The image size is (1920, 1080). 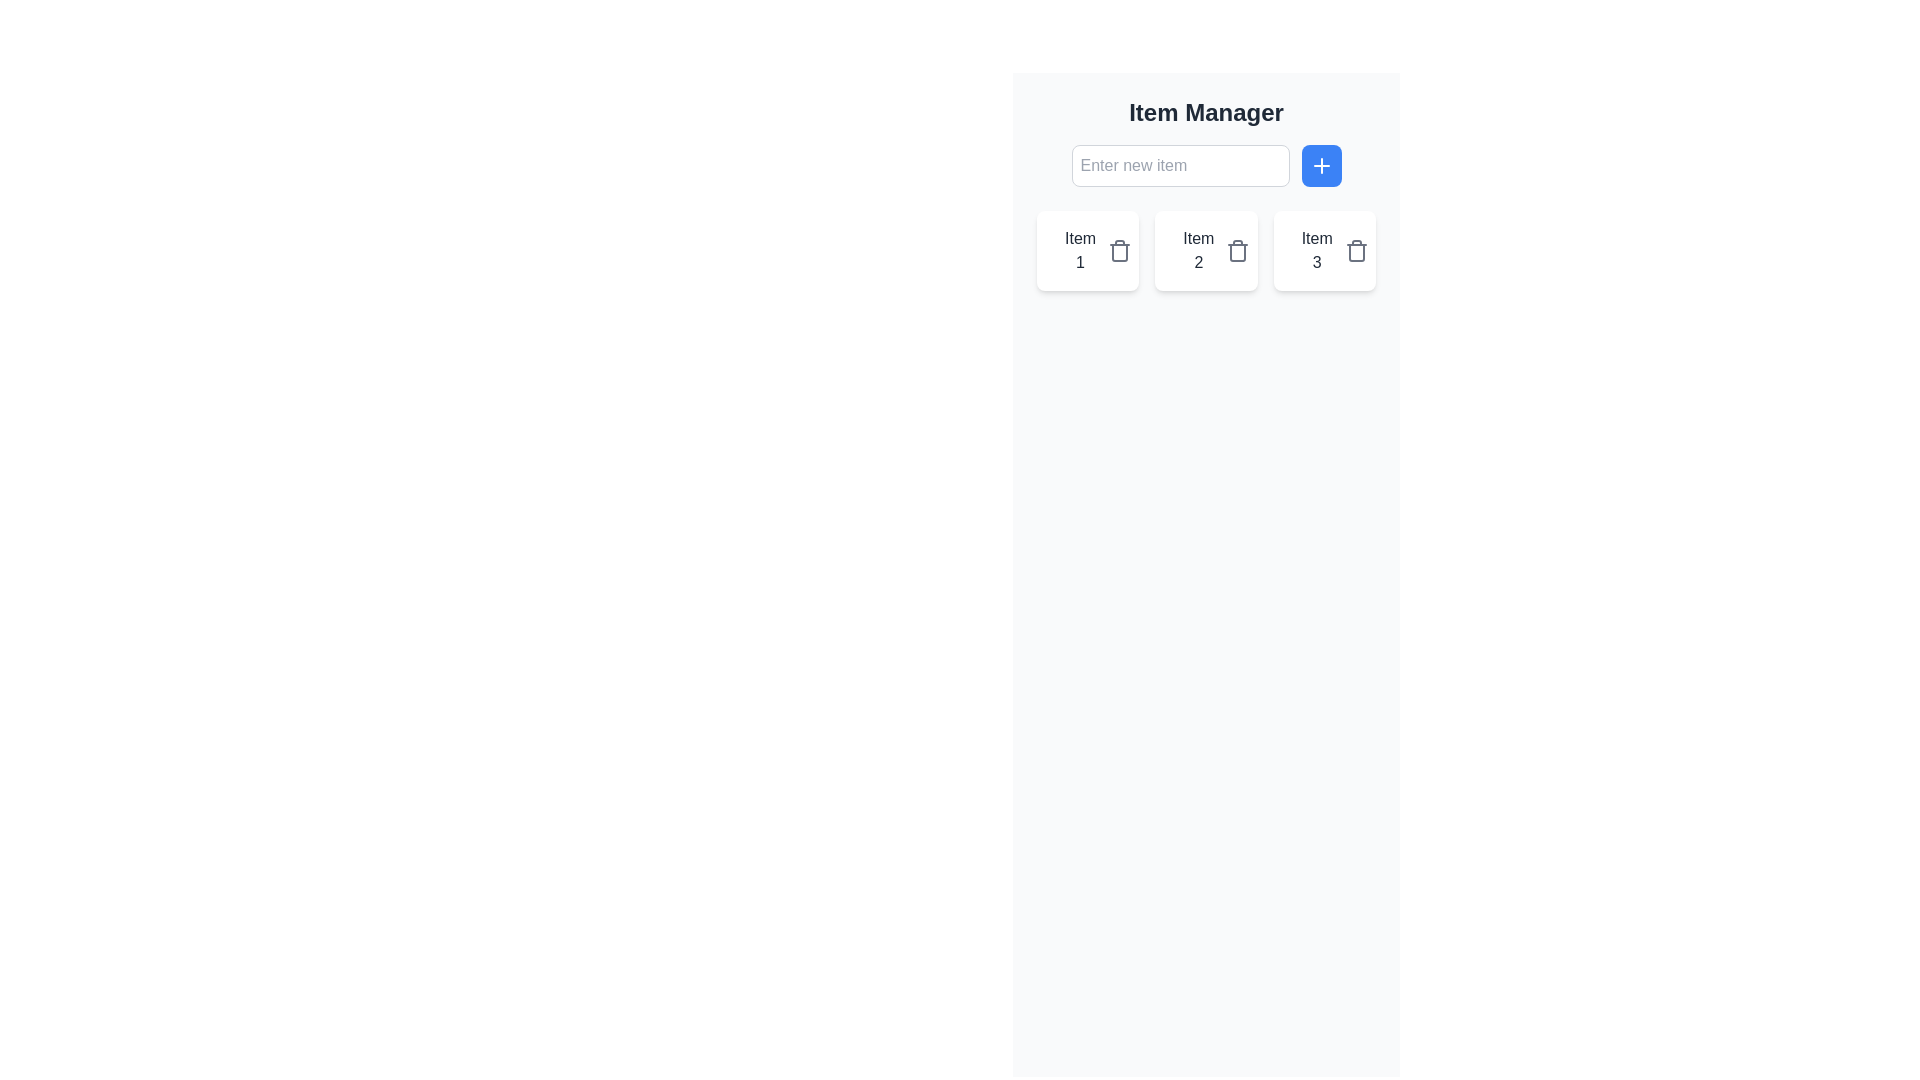 I want to click on the trash can icon button, so click(x=1237, y=249).